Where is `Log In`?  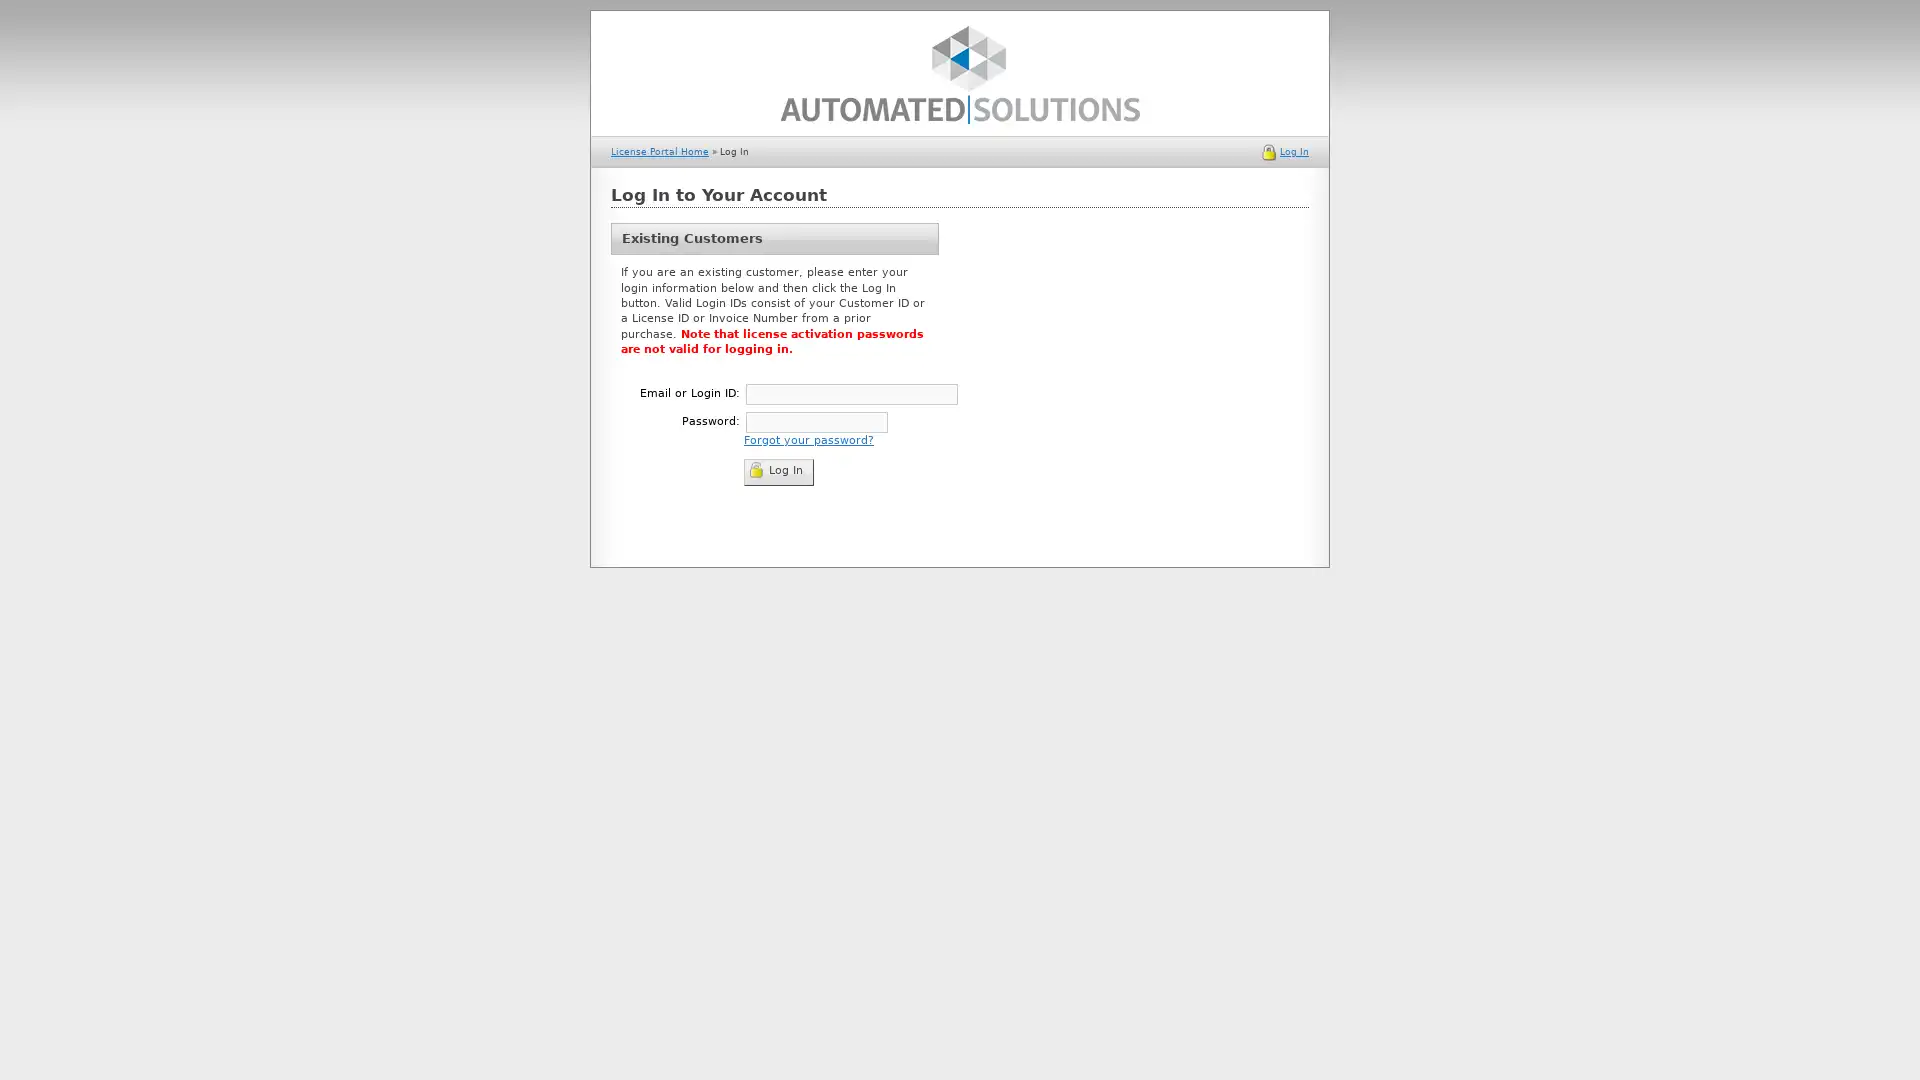
Log In is located at coordinates (777, 471).